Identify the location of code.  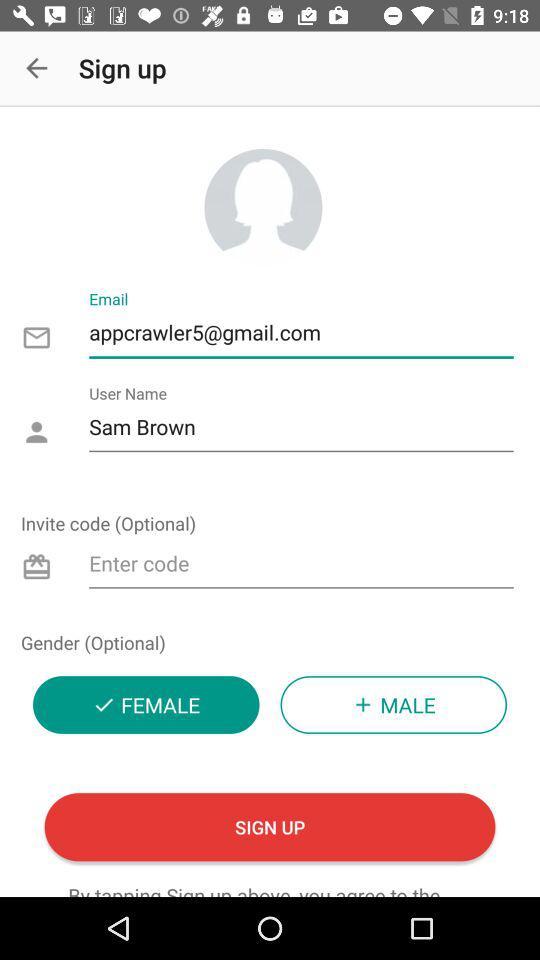
(300, 567).